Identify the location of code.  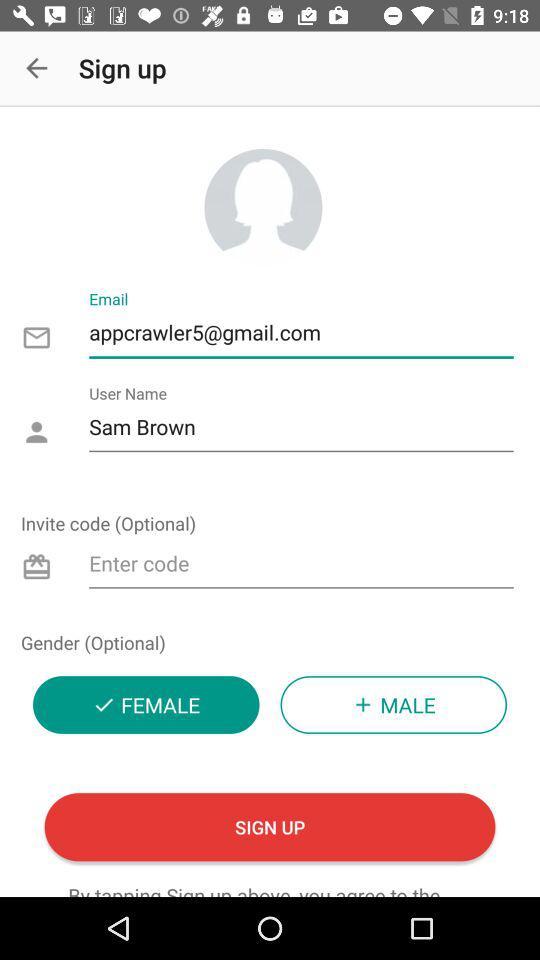
(300, 567).